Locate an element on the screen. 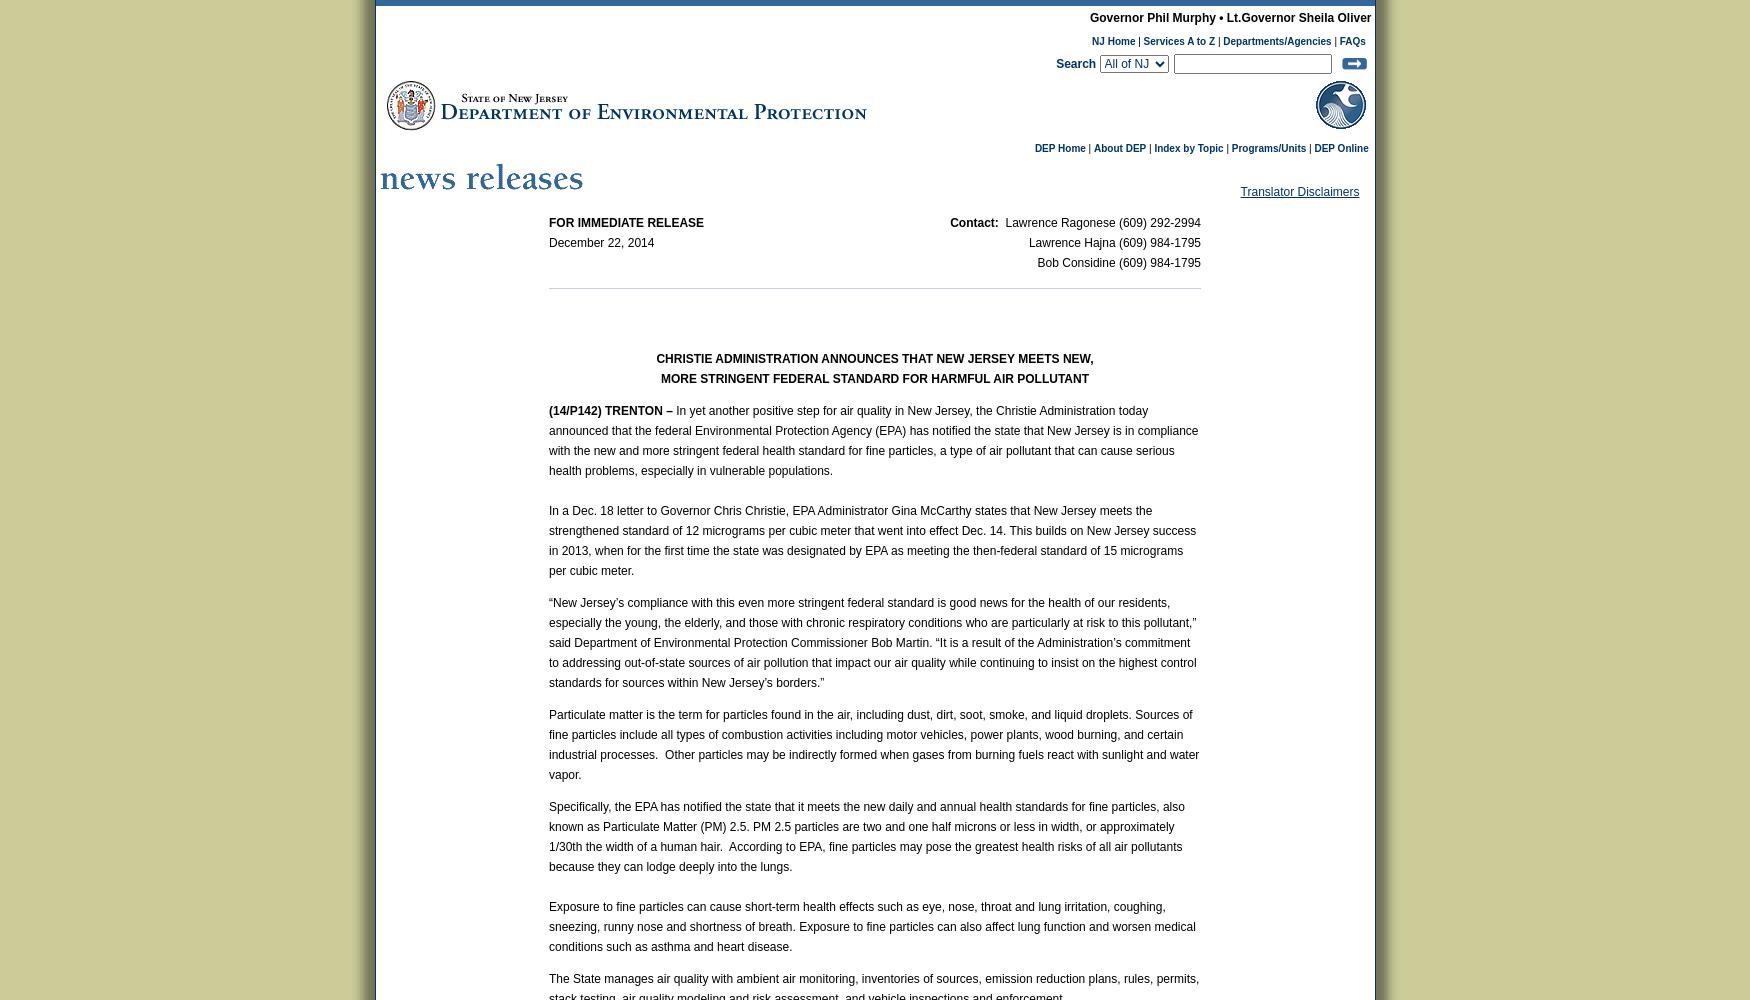  'Exposure to fine particles can cause short-term health effects such as eye,  nose, throat and lung irritation, coughing, sneezing, runny nose and shortness  of breath. Exposure to fine particles can also affect lung function and worsen  medical conditions such as asthma and heart disease.' is located at coordinates (872, 927).